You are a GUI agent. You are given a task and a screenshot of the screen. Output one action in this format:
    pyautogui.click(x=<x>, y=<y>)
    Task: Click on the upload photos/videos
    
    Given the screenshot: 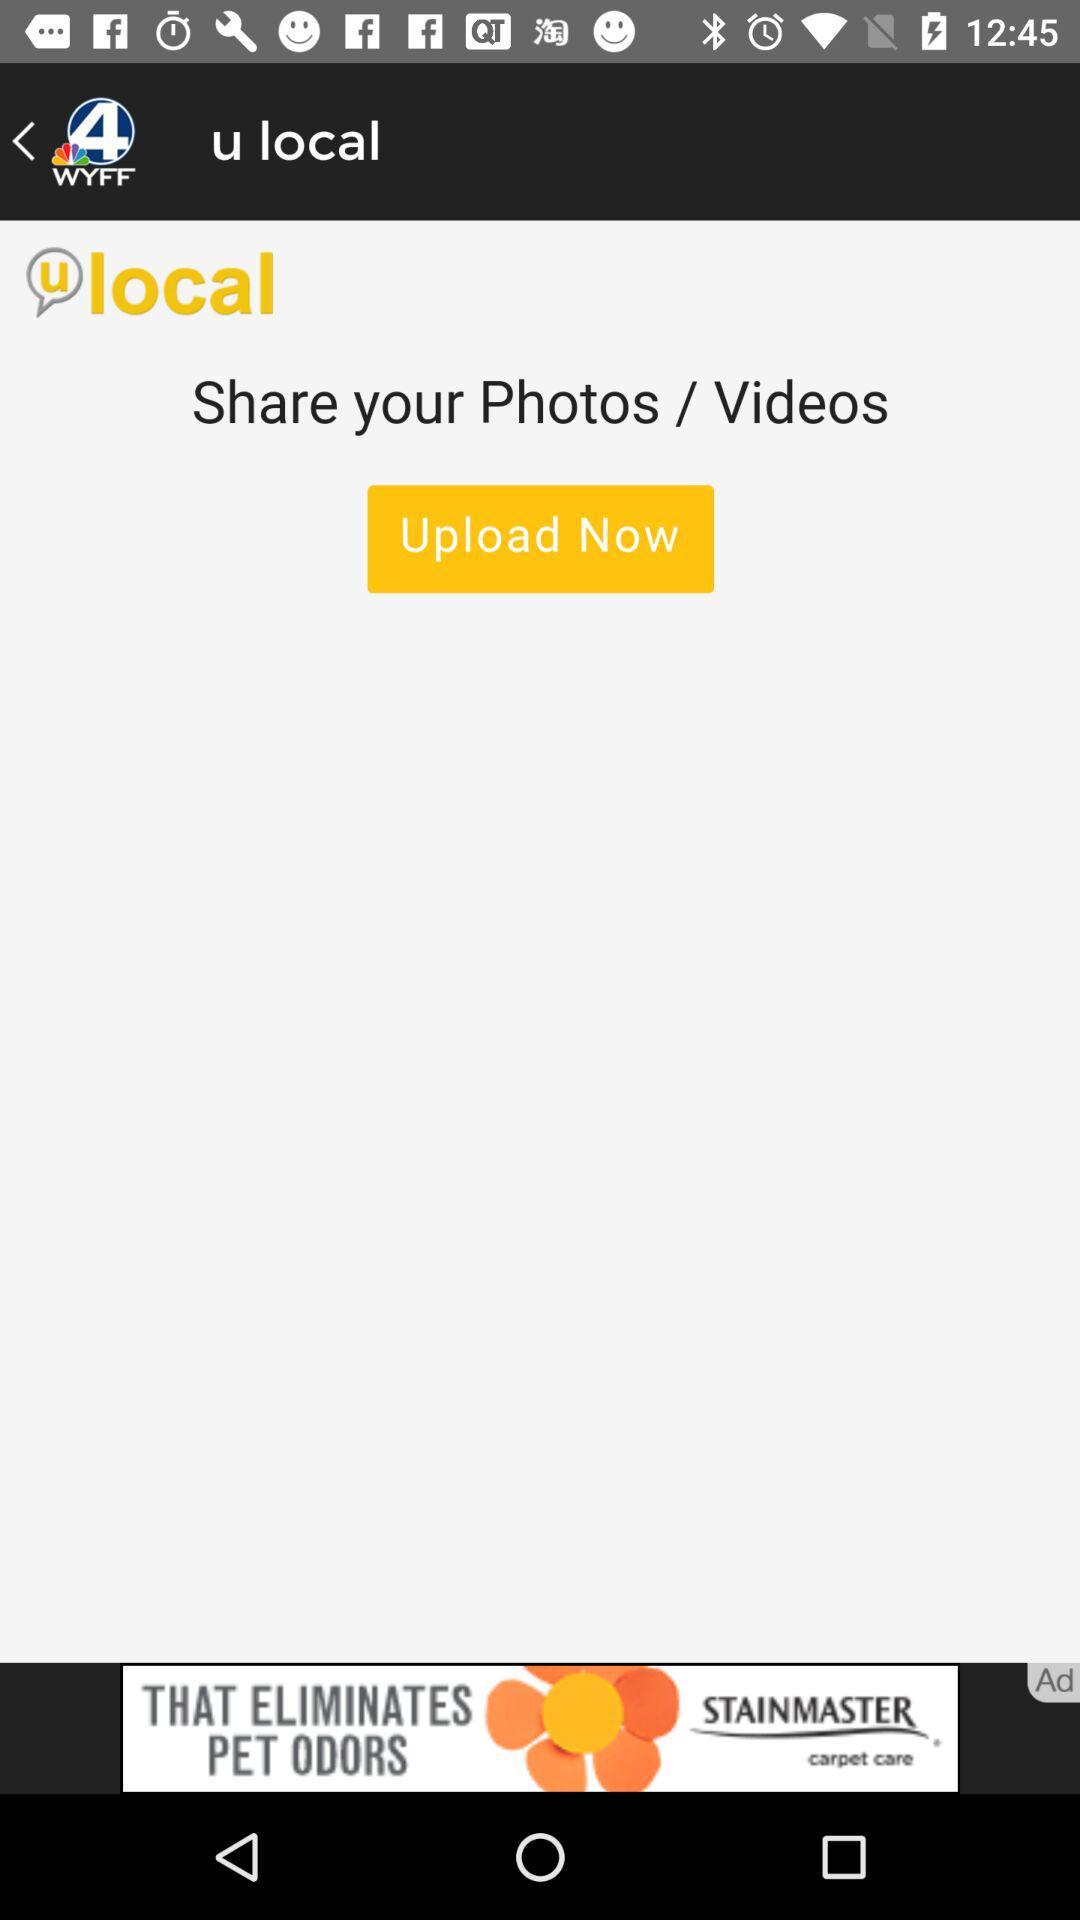 What is the action you would take?
    pyautogui.click(x=540, y=940)
    